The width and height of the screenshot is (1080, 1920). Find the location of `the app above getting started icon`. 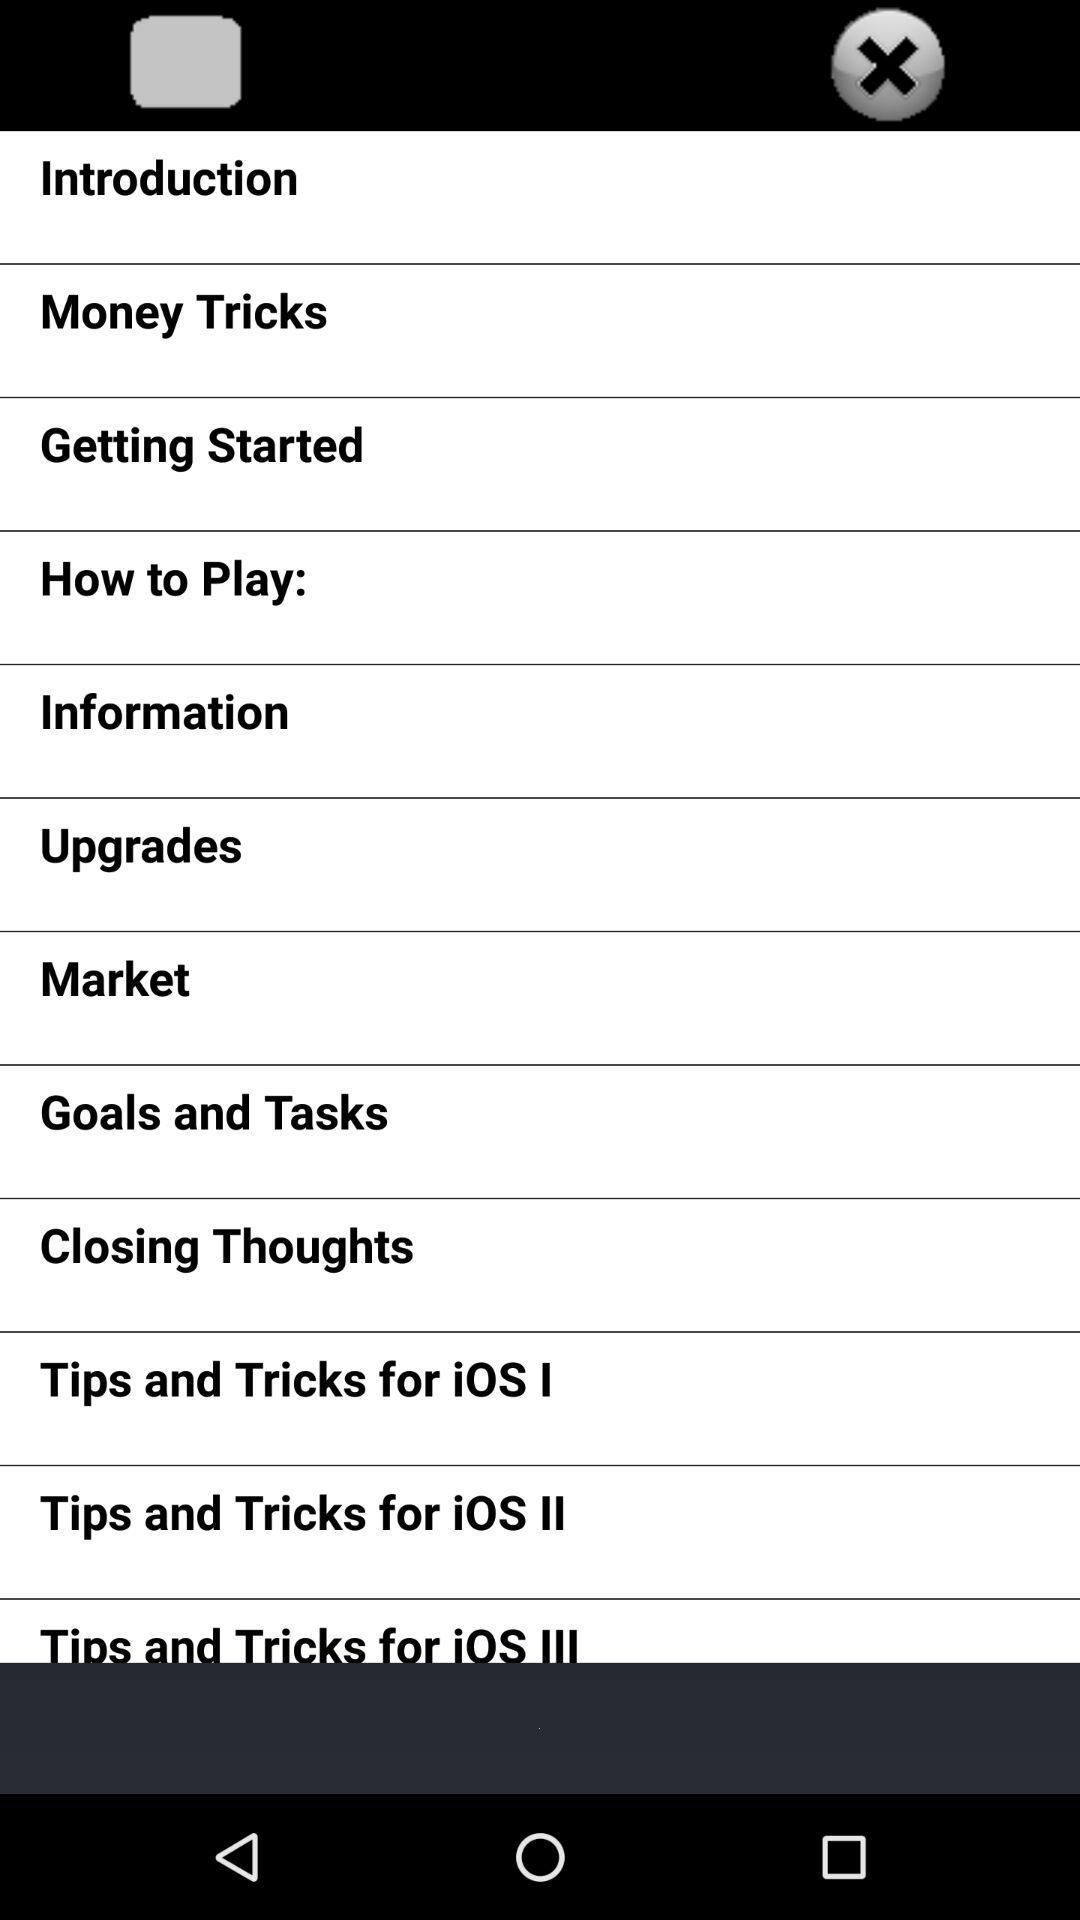

the app above getting started icon is located at coordinates (183, 316).